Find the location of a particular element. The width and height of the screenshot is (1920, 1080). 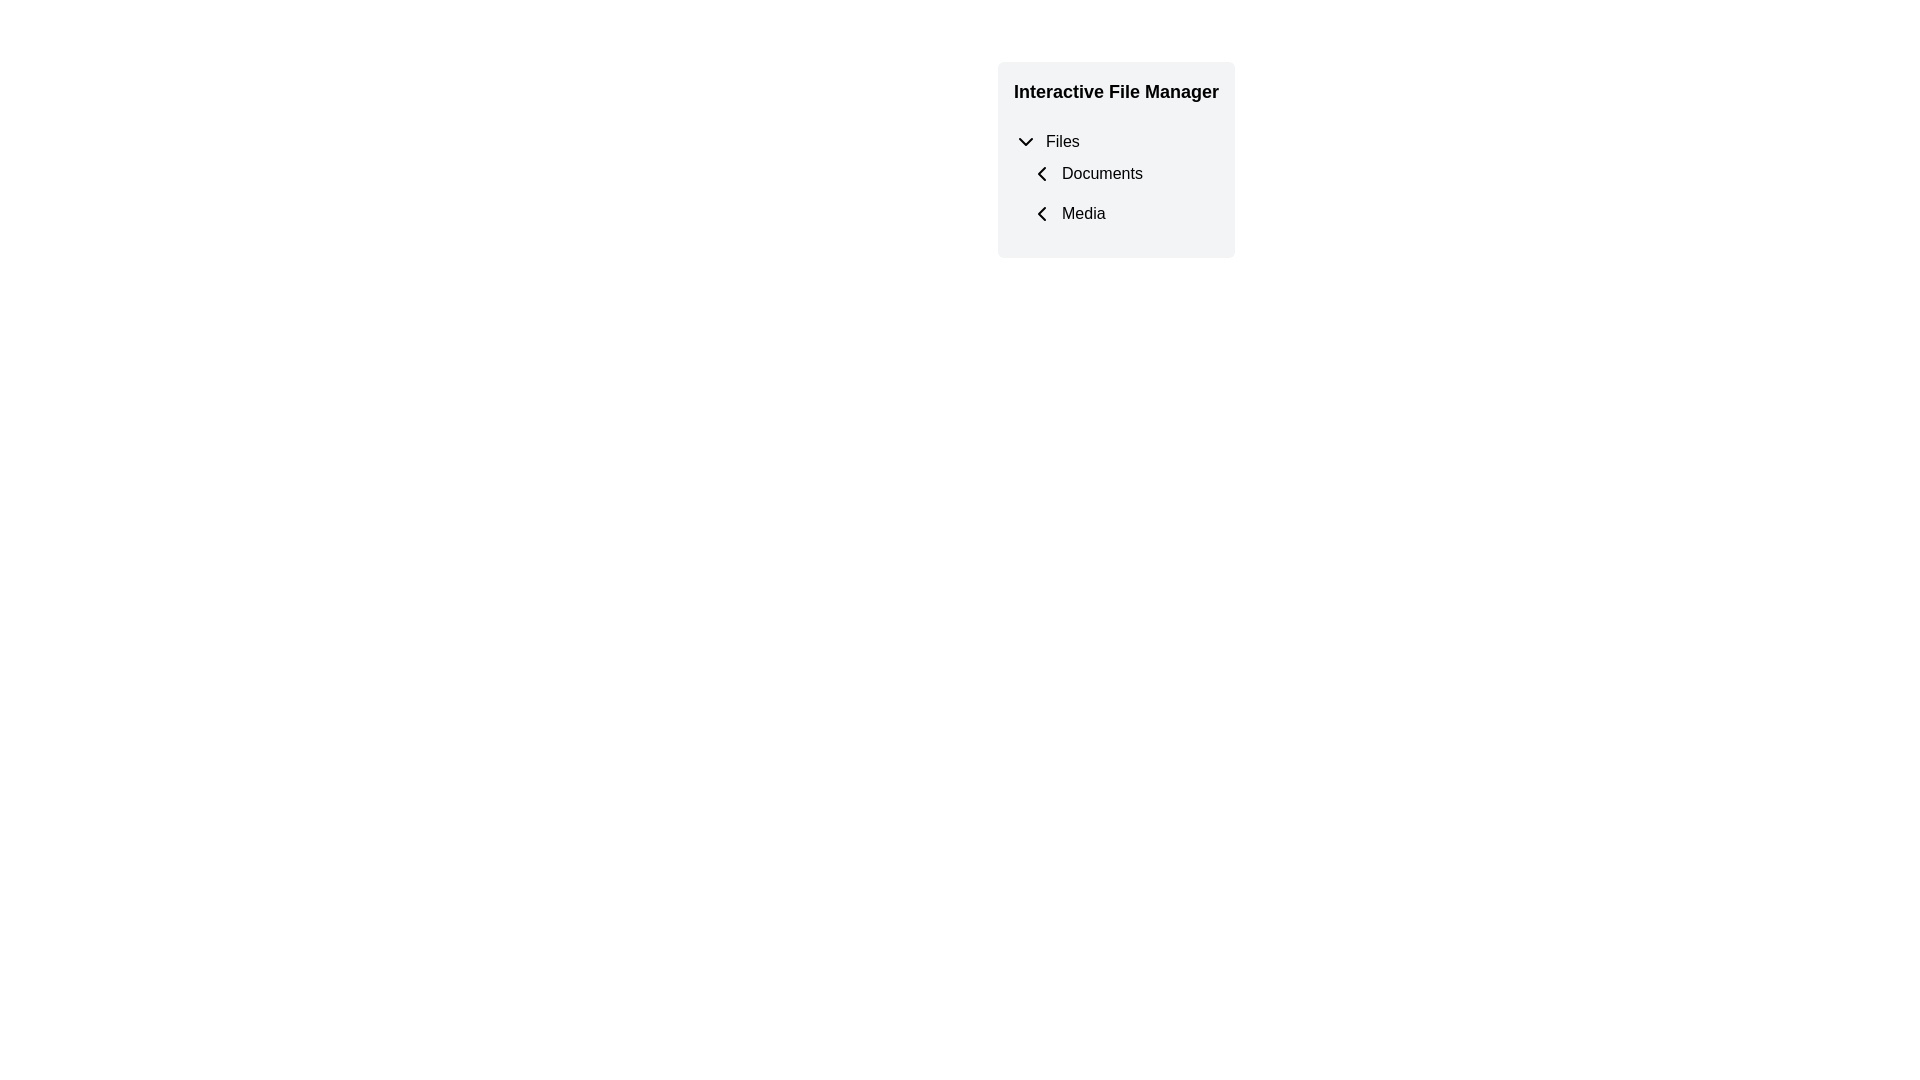

the 'Documents' menu item within the 'Interactive File Manager' to interact with its contents is located at coordinates (1115, 181).